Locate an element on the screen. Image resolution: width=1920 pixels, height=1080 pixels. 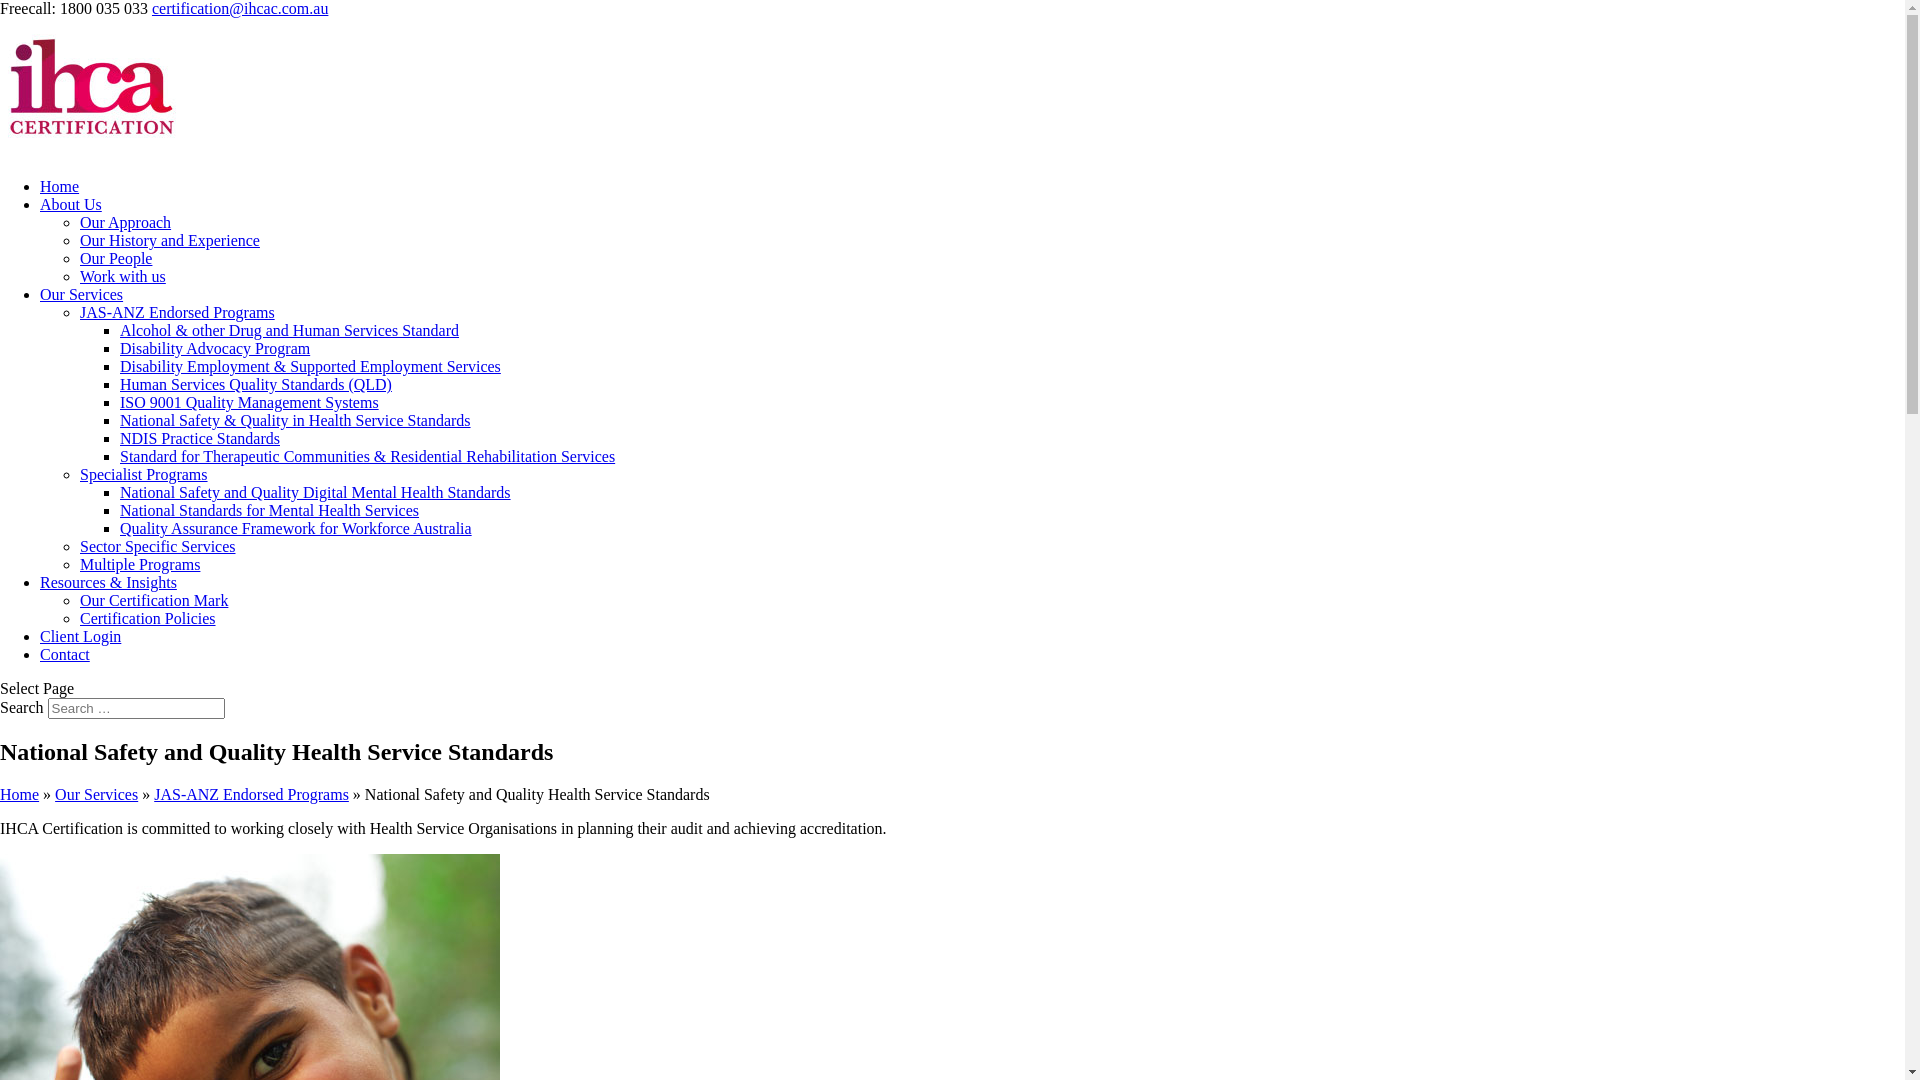
'certification@ihcac.com.au' is located at coordinates (240, 8).